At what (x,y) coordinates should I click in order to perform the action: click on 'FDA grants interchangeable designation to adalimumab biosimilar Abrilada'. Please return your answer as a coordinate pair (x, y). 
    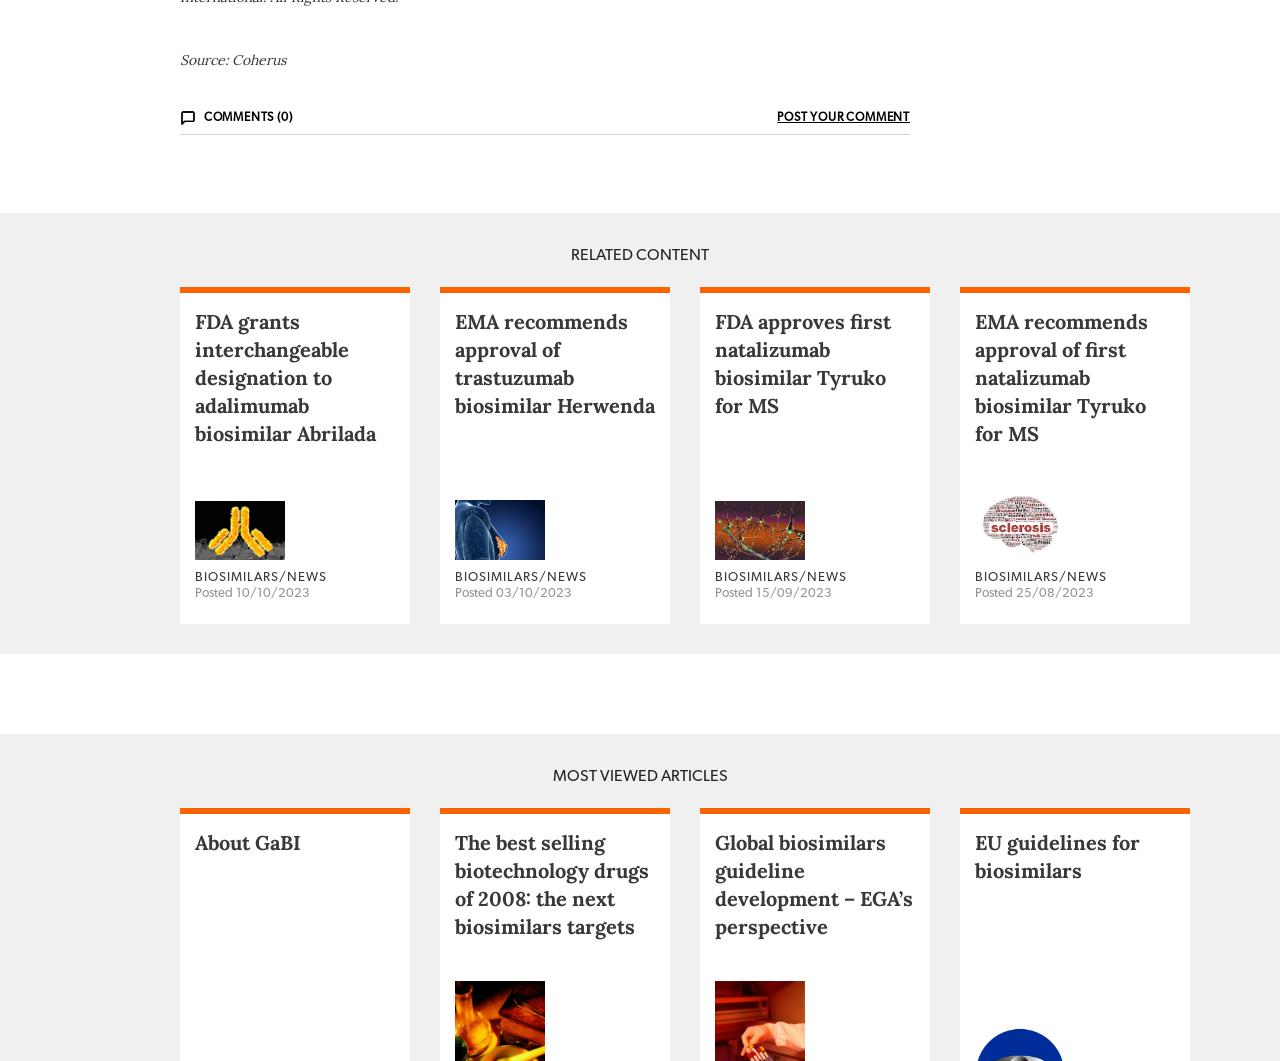
    Looking at the image, I should click on (284, 455).